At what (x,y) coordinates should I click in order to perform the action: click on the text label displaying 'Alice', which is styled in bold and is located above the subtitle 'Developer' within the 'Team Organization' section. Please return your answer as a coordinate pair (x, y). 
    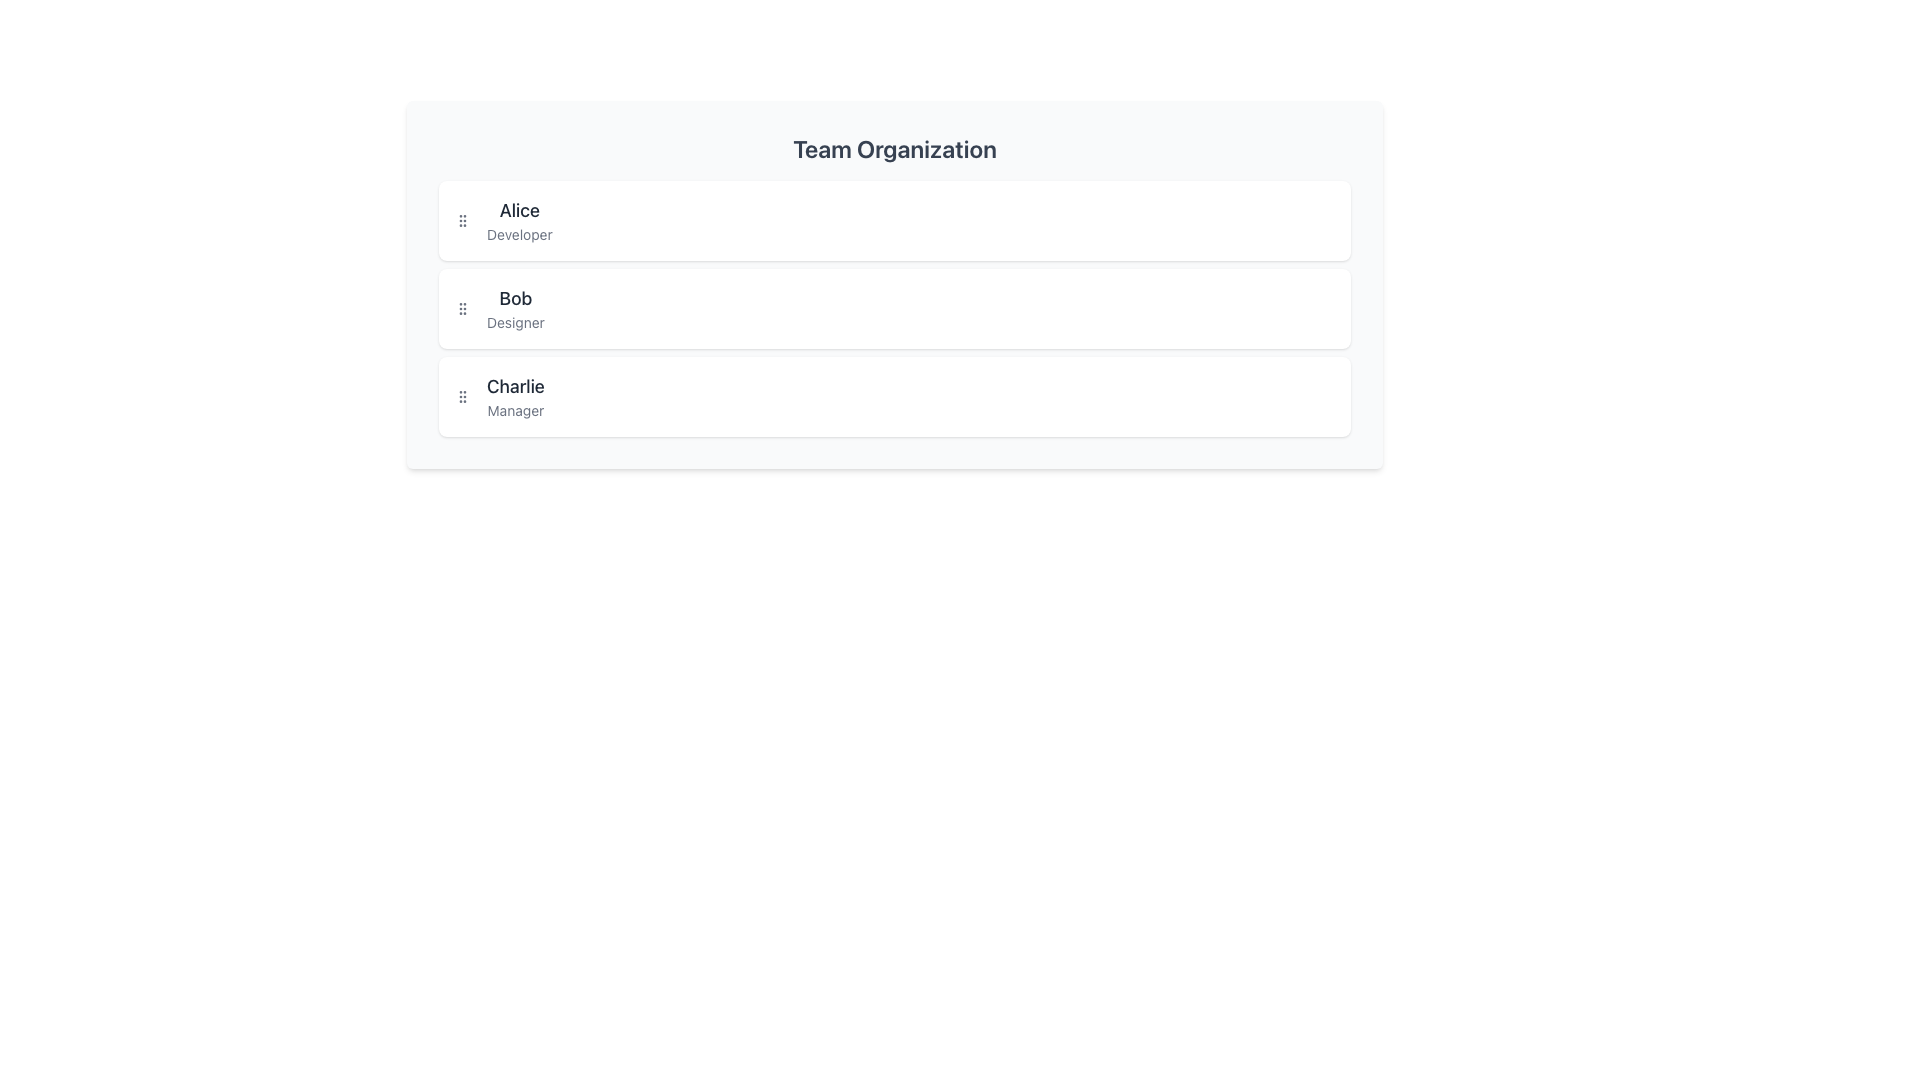
    Looking at the image, I should click on (519, 211).